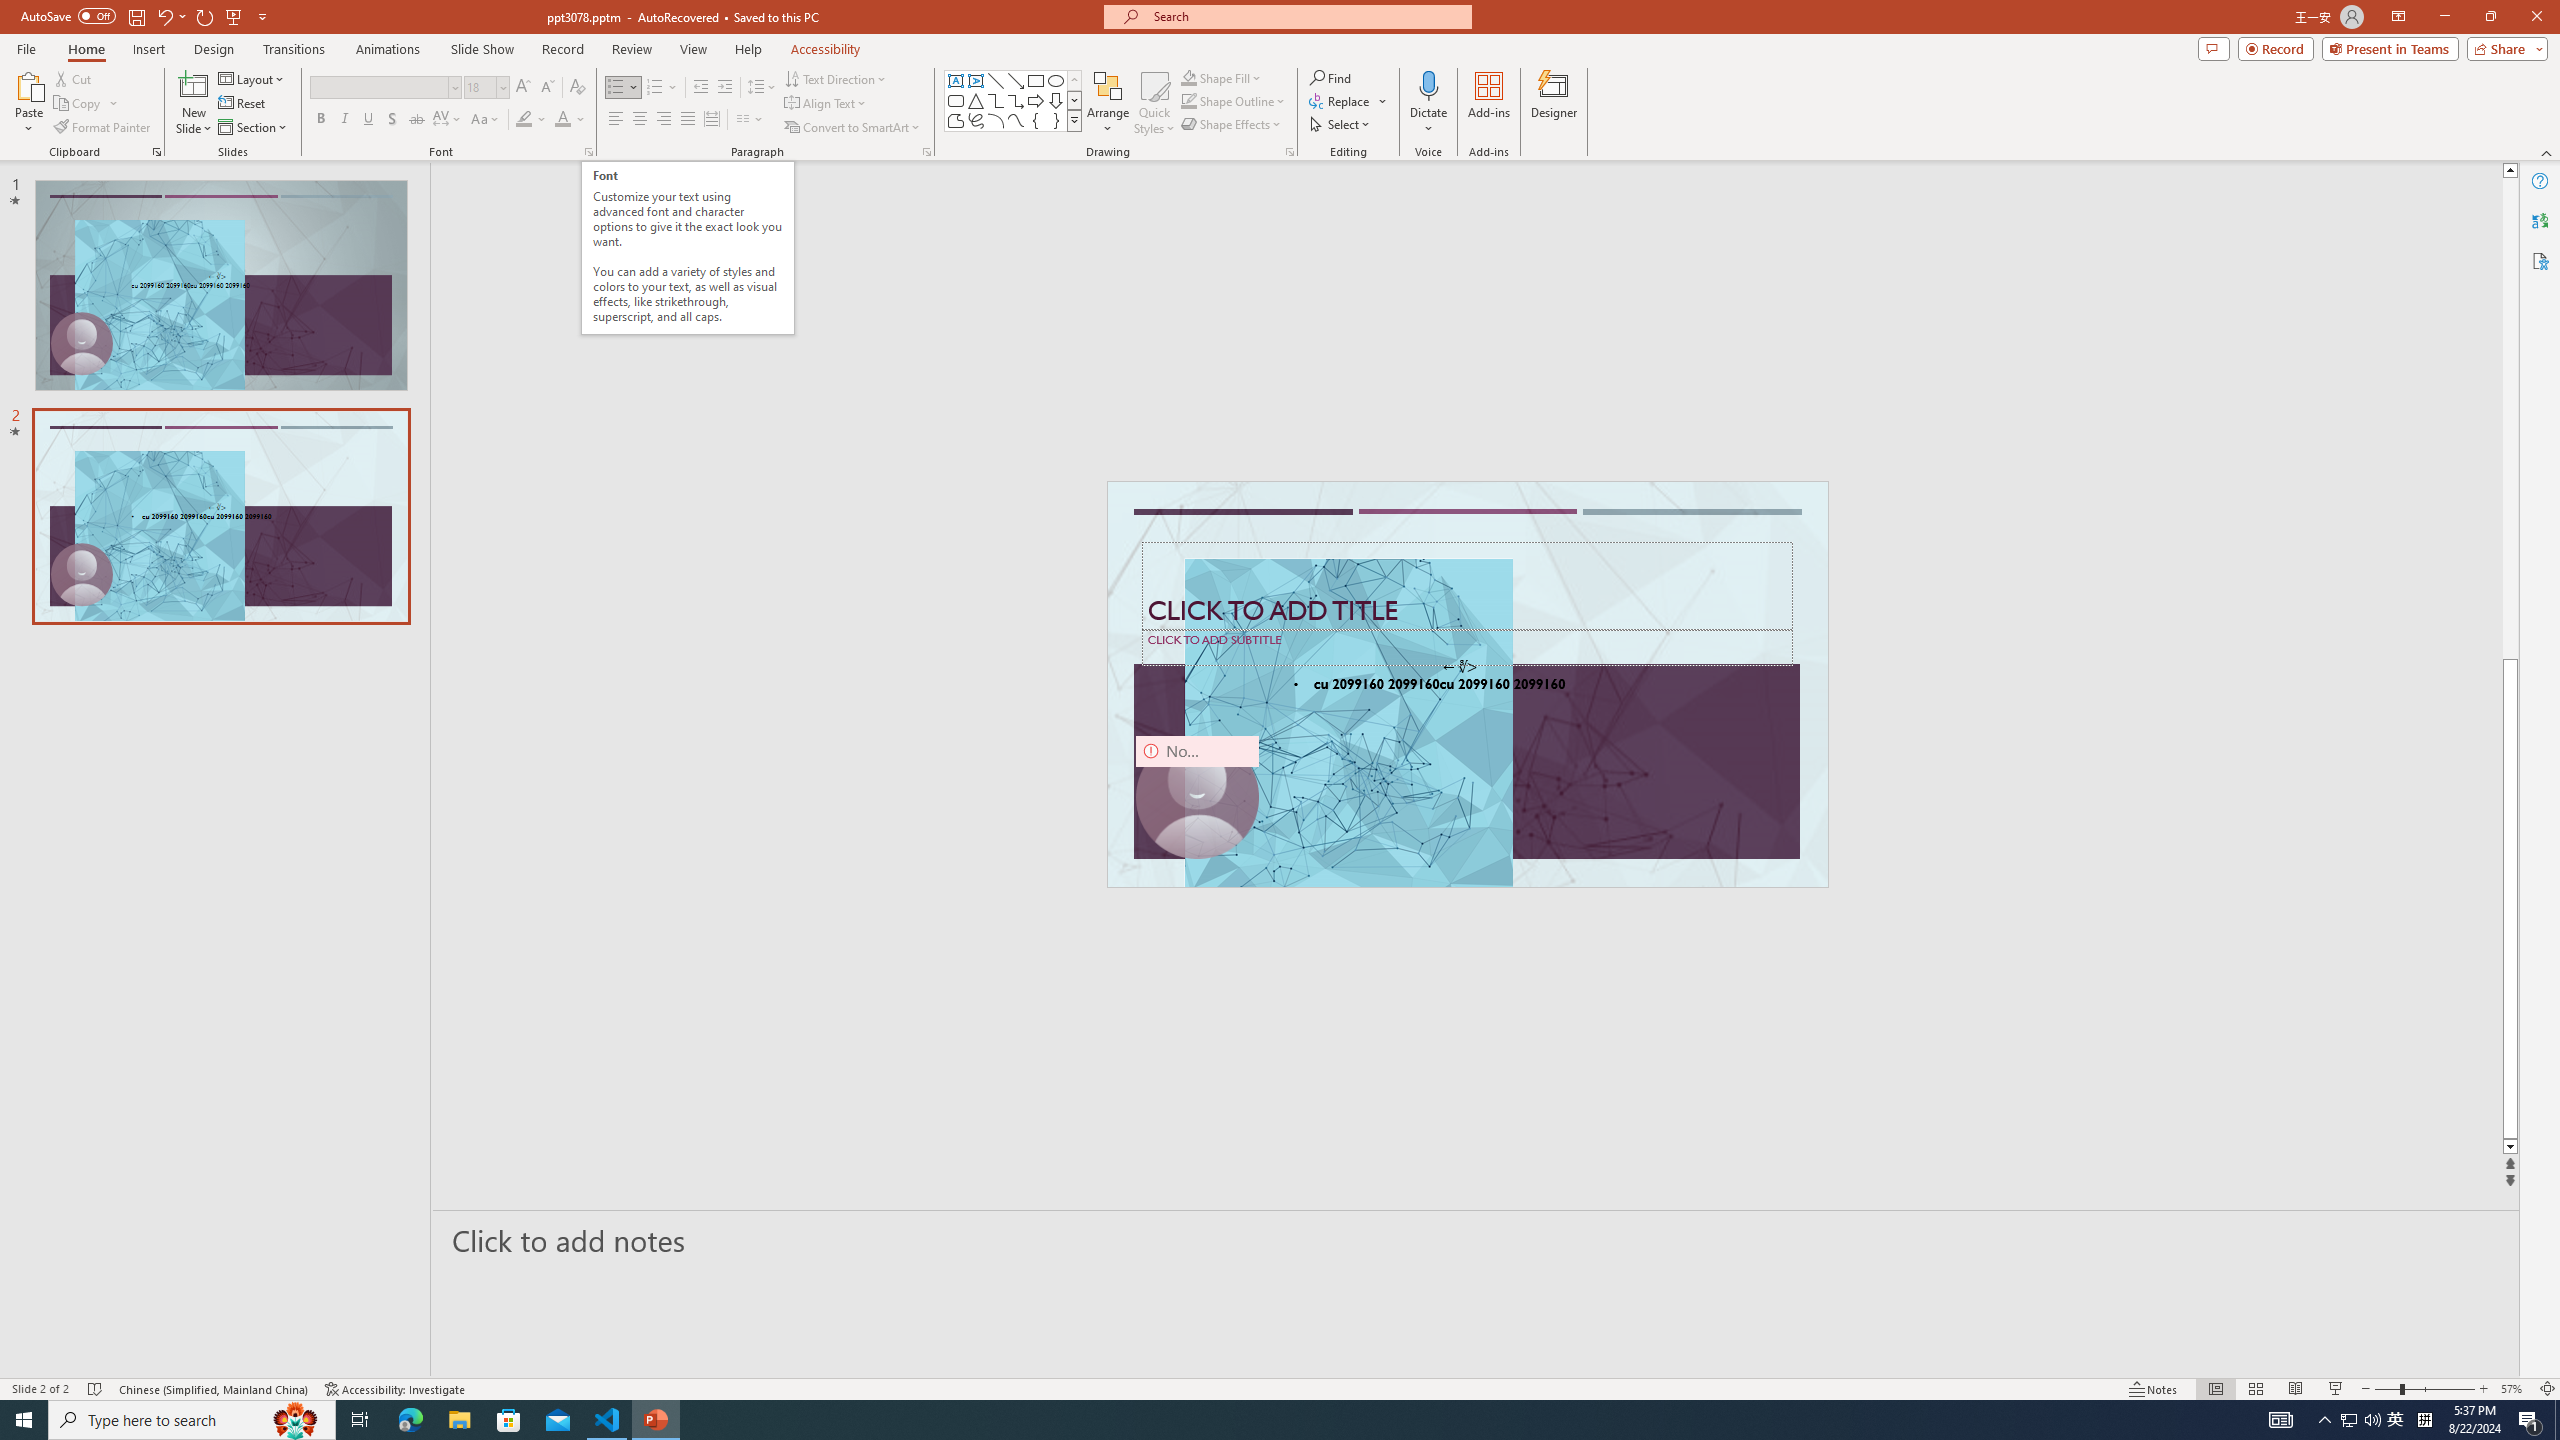 This screenshot has width=2560, height=1440. Describe the element at coordinates (1015, 80) in the screenshot. I see `'Line Arrow'` at that location.